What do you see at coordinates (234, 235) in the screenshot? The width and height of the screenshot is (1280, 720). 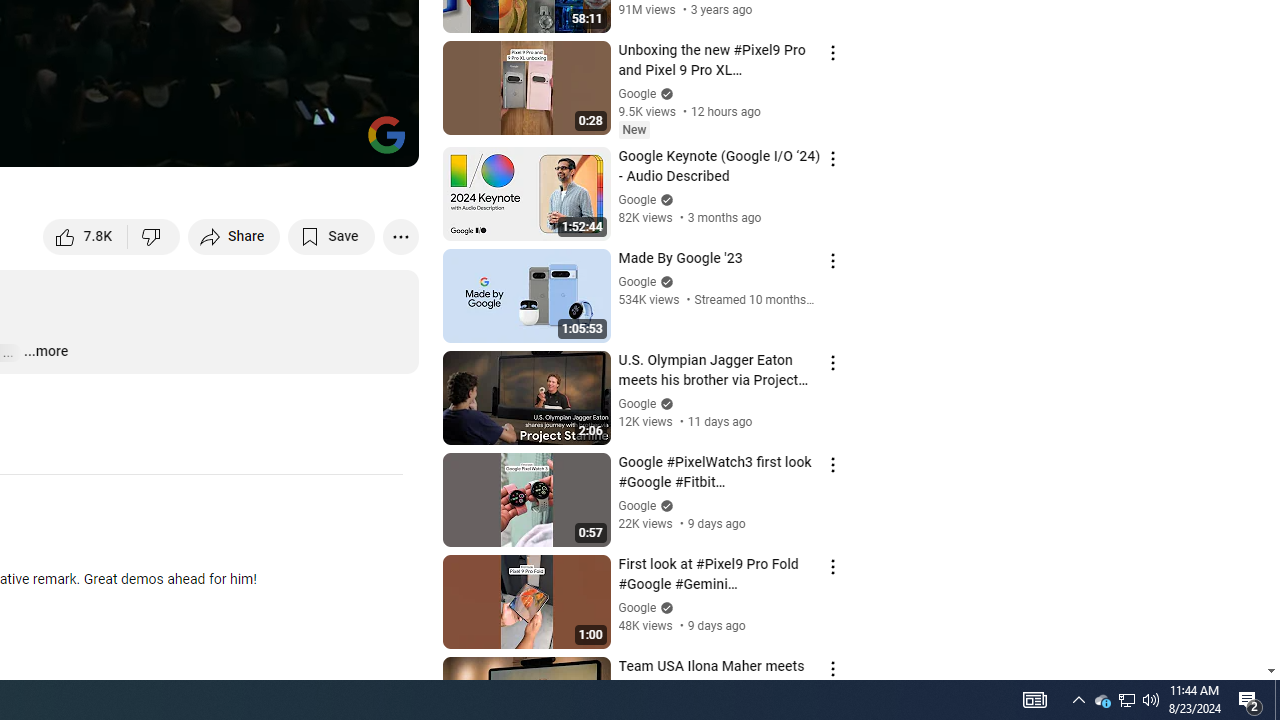 I see `'Share'` at bounding box center [234, 235].